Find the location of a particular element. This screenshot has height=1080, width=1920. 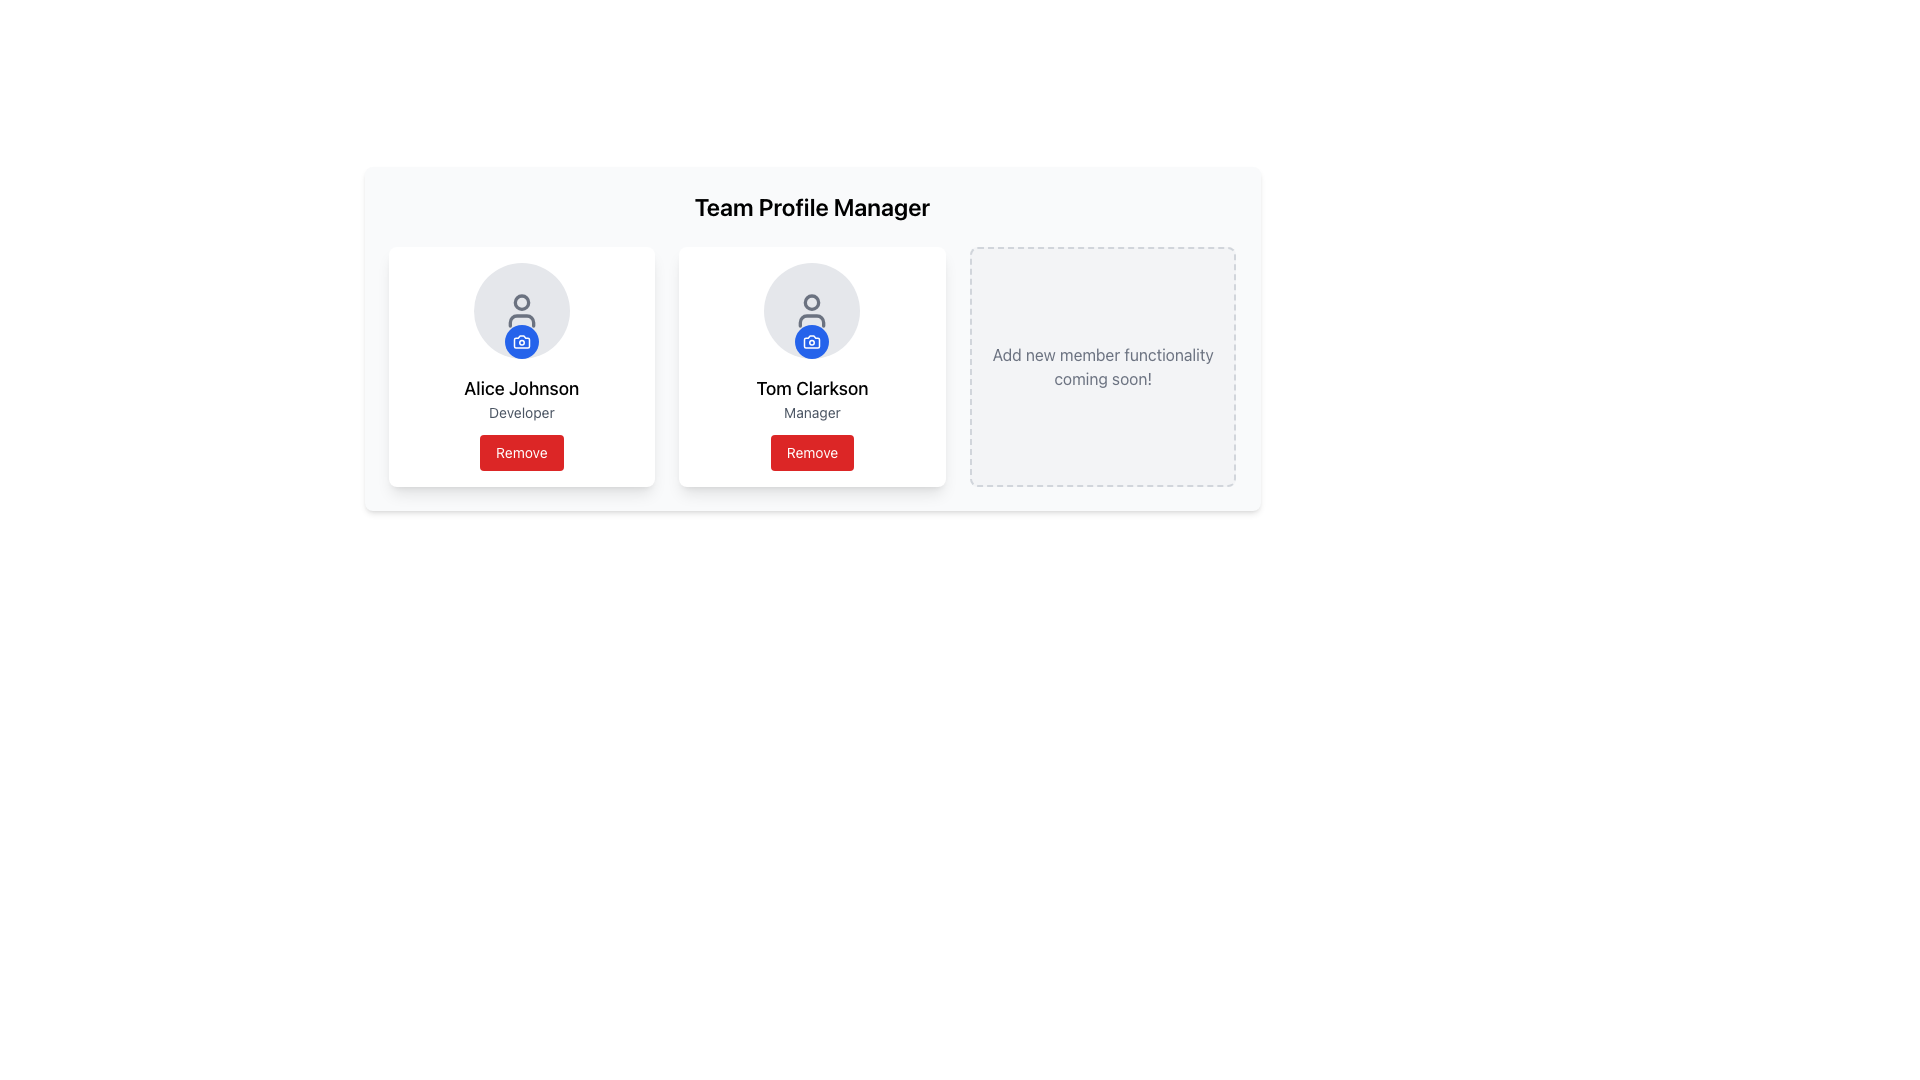

the button located at the bottom of the card displaying 'Tom Clarkson', which serves is located at coordinates (812, 452).